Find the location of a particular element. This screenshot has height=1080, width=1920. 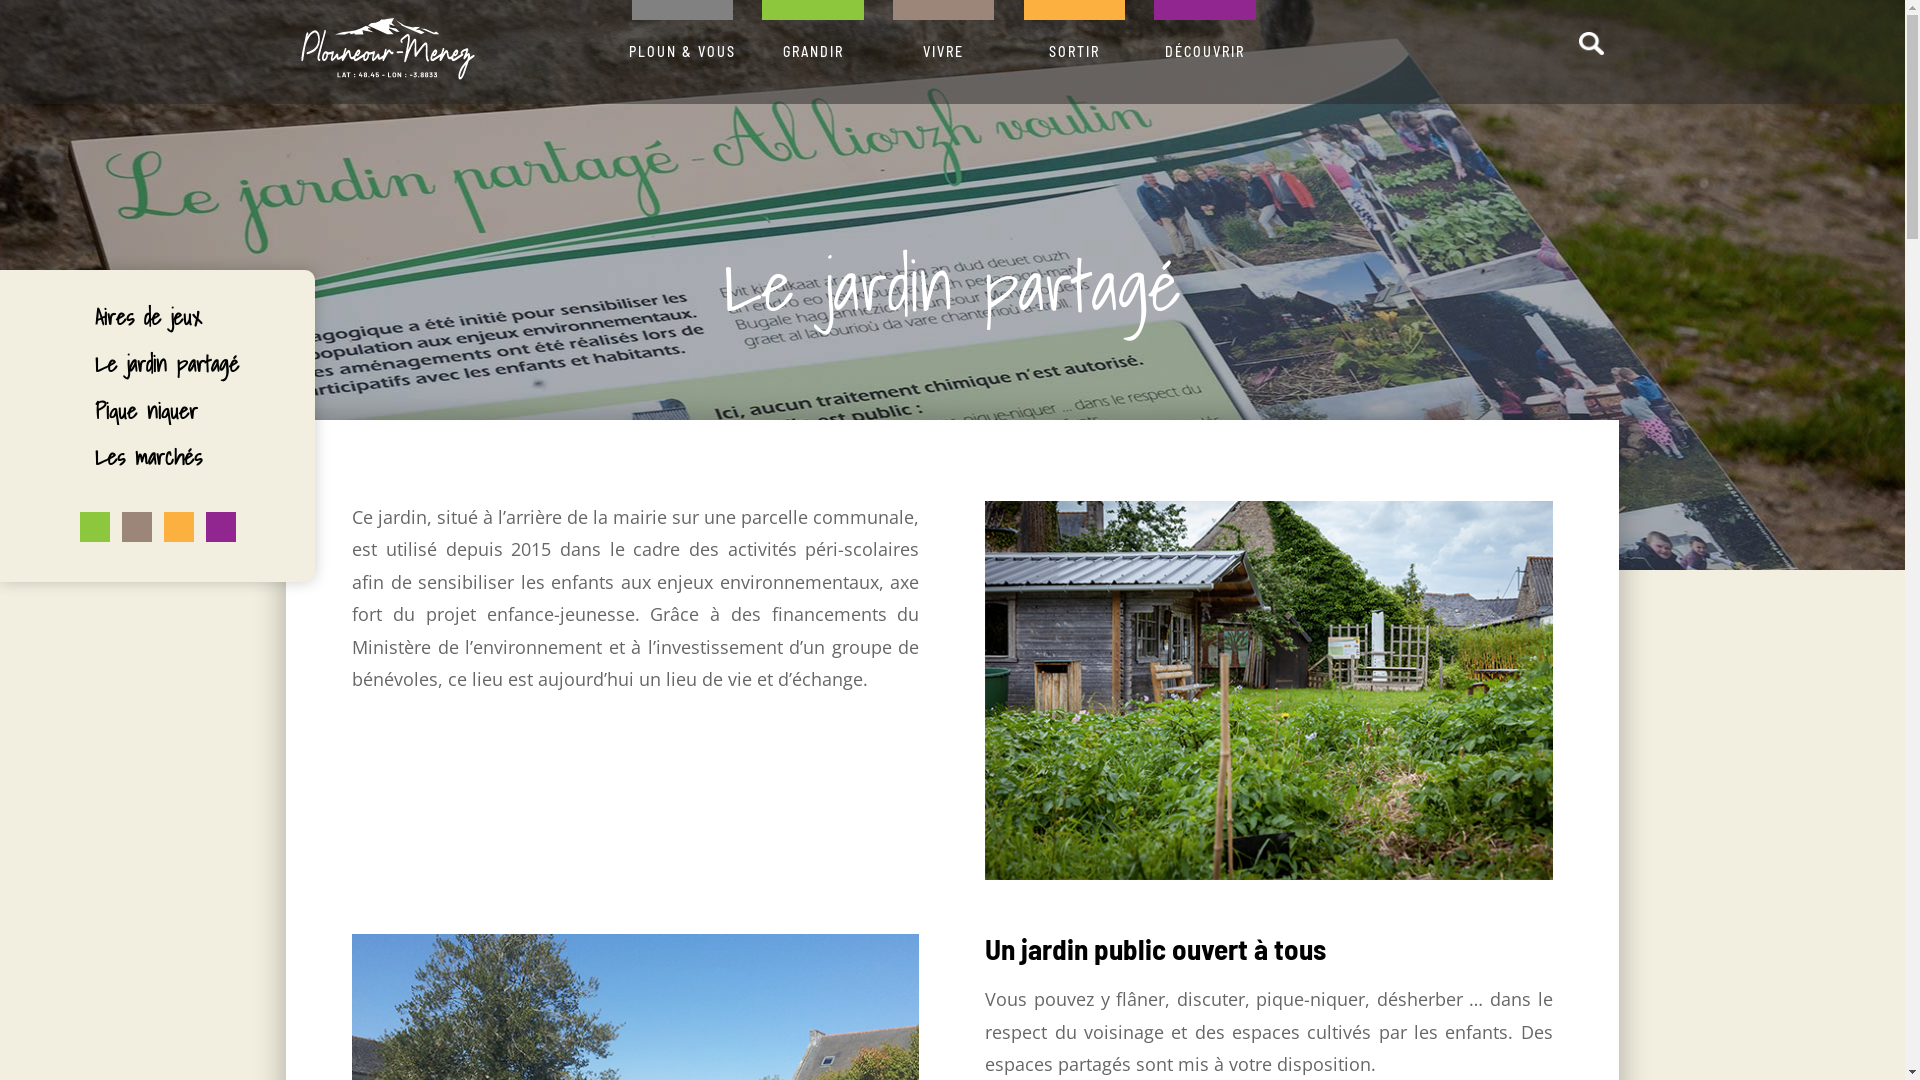

'GRANDIR' is located at coordinates (781, 50).